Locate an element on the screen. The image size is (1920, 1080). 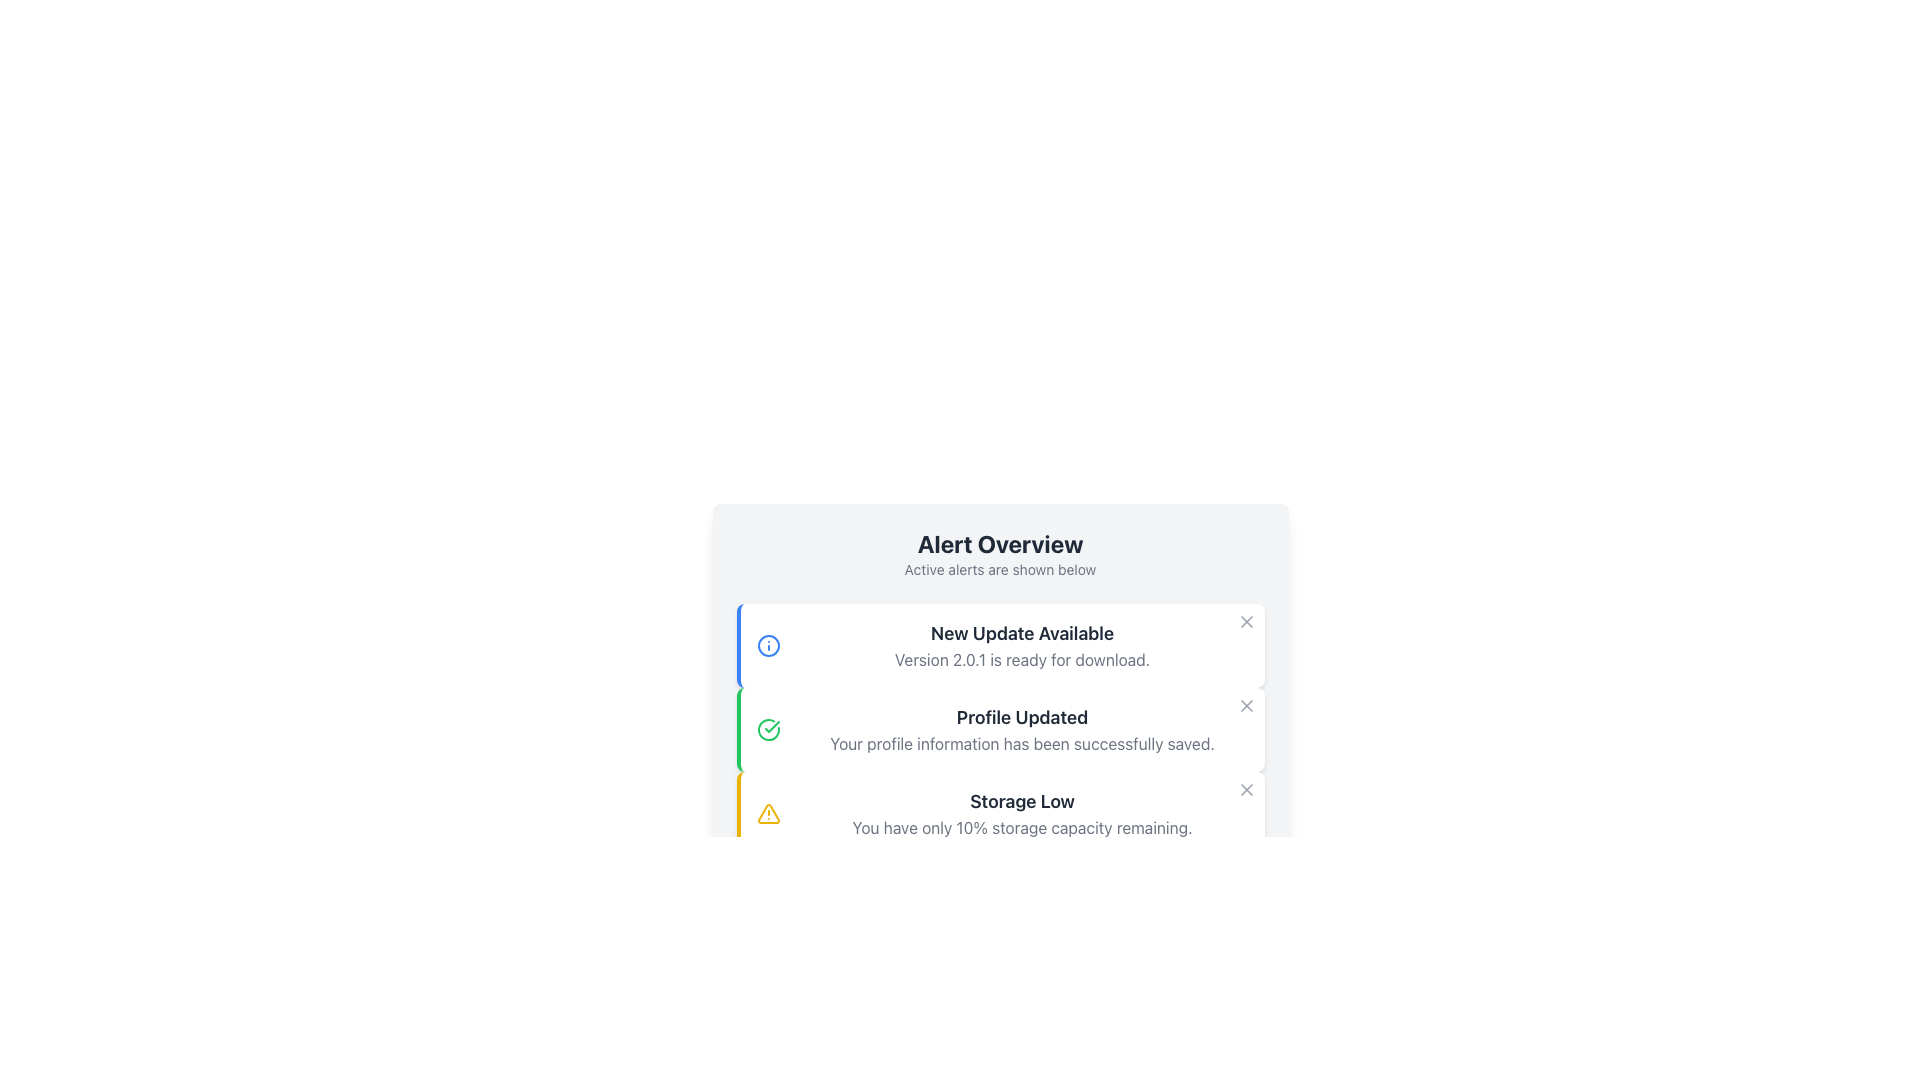
the checkmark symbol within the second alert notification card that indicates a successfully updated profile is located at coordinates (771, 726).